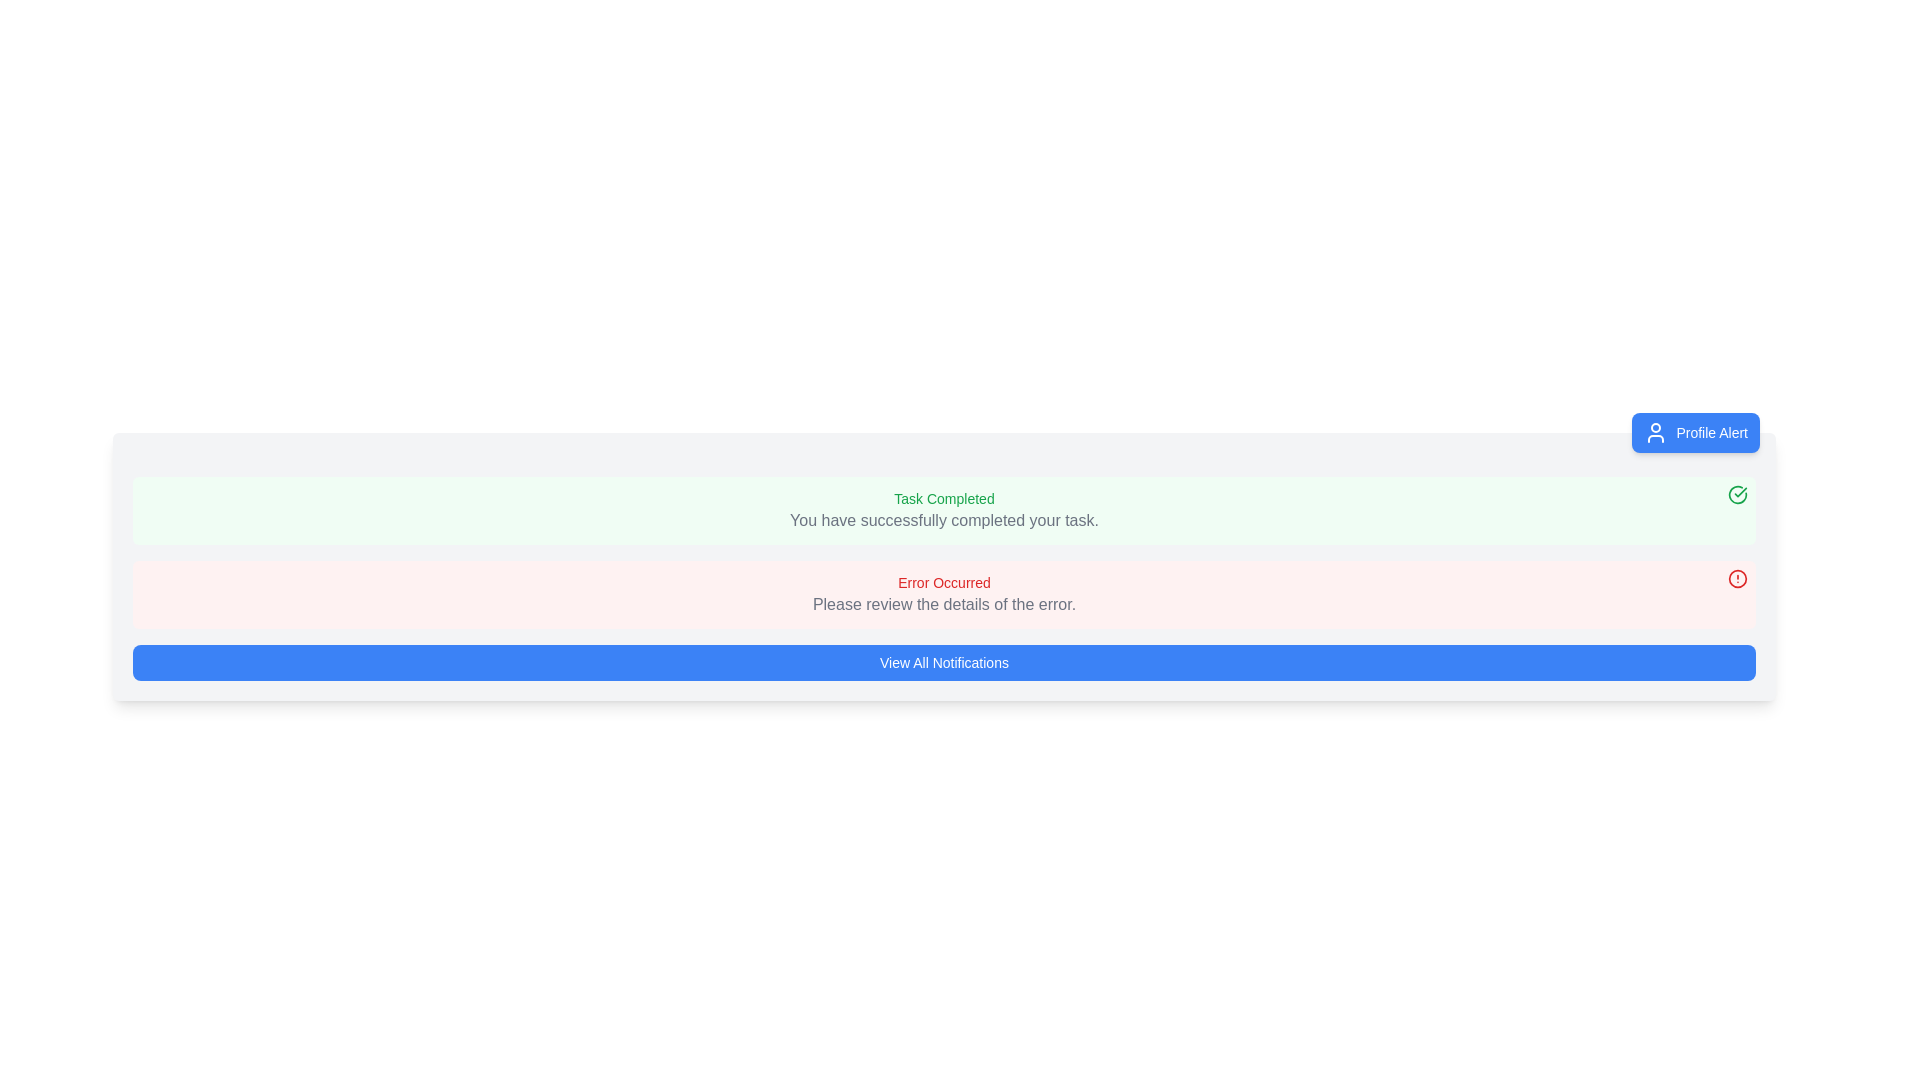 This screenshot has width=1920, height=1080. Describe the element at coordinates (943, 663) in the screenshot. I see `the rectangular blue button labeled 'View All Notifications'` at that location.